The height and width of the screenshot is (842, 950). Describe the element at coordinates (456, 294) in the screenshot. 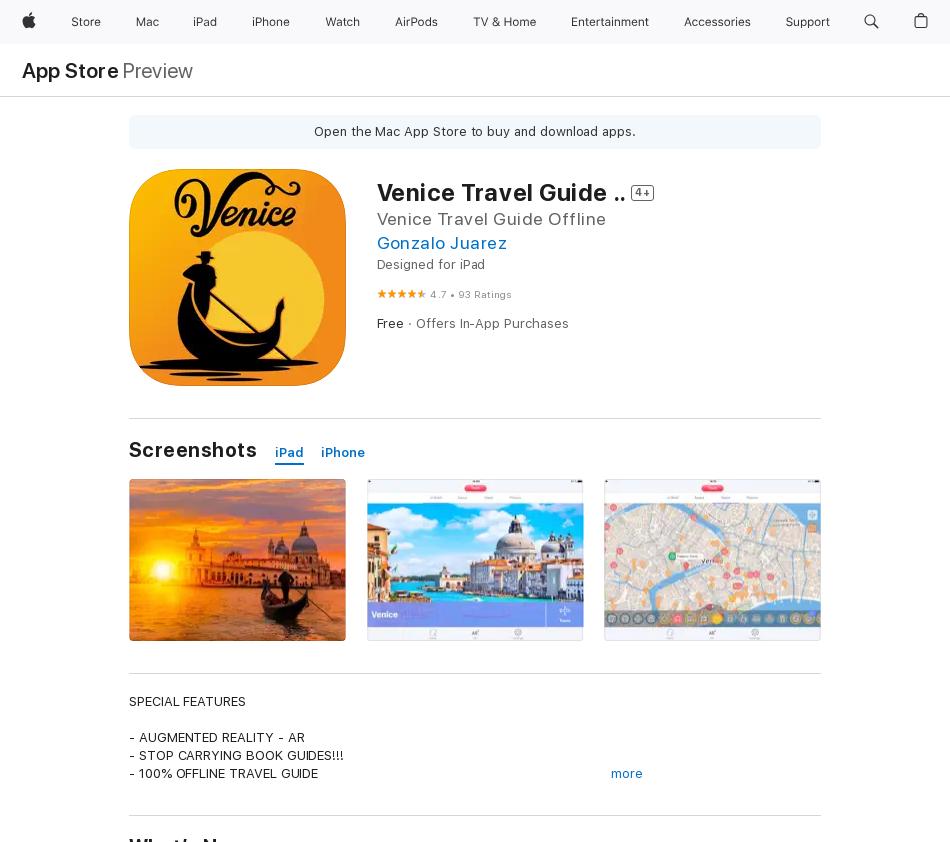

I see `'93 Ratings'` at that location.